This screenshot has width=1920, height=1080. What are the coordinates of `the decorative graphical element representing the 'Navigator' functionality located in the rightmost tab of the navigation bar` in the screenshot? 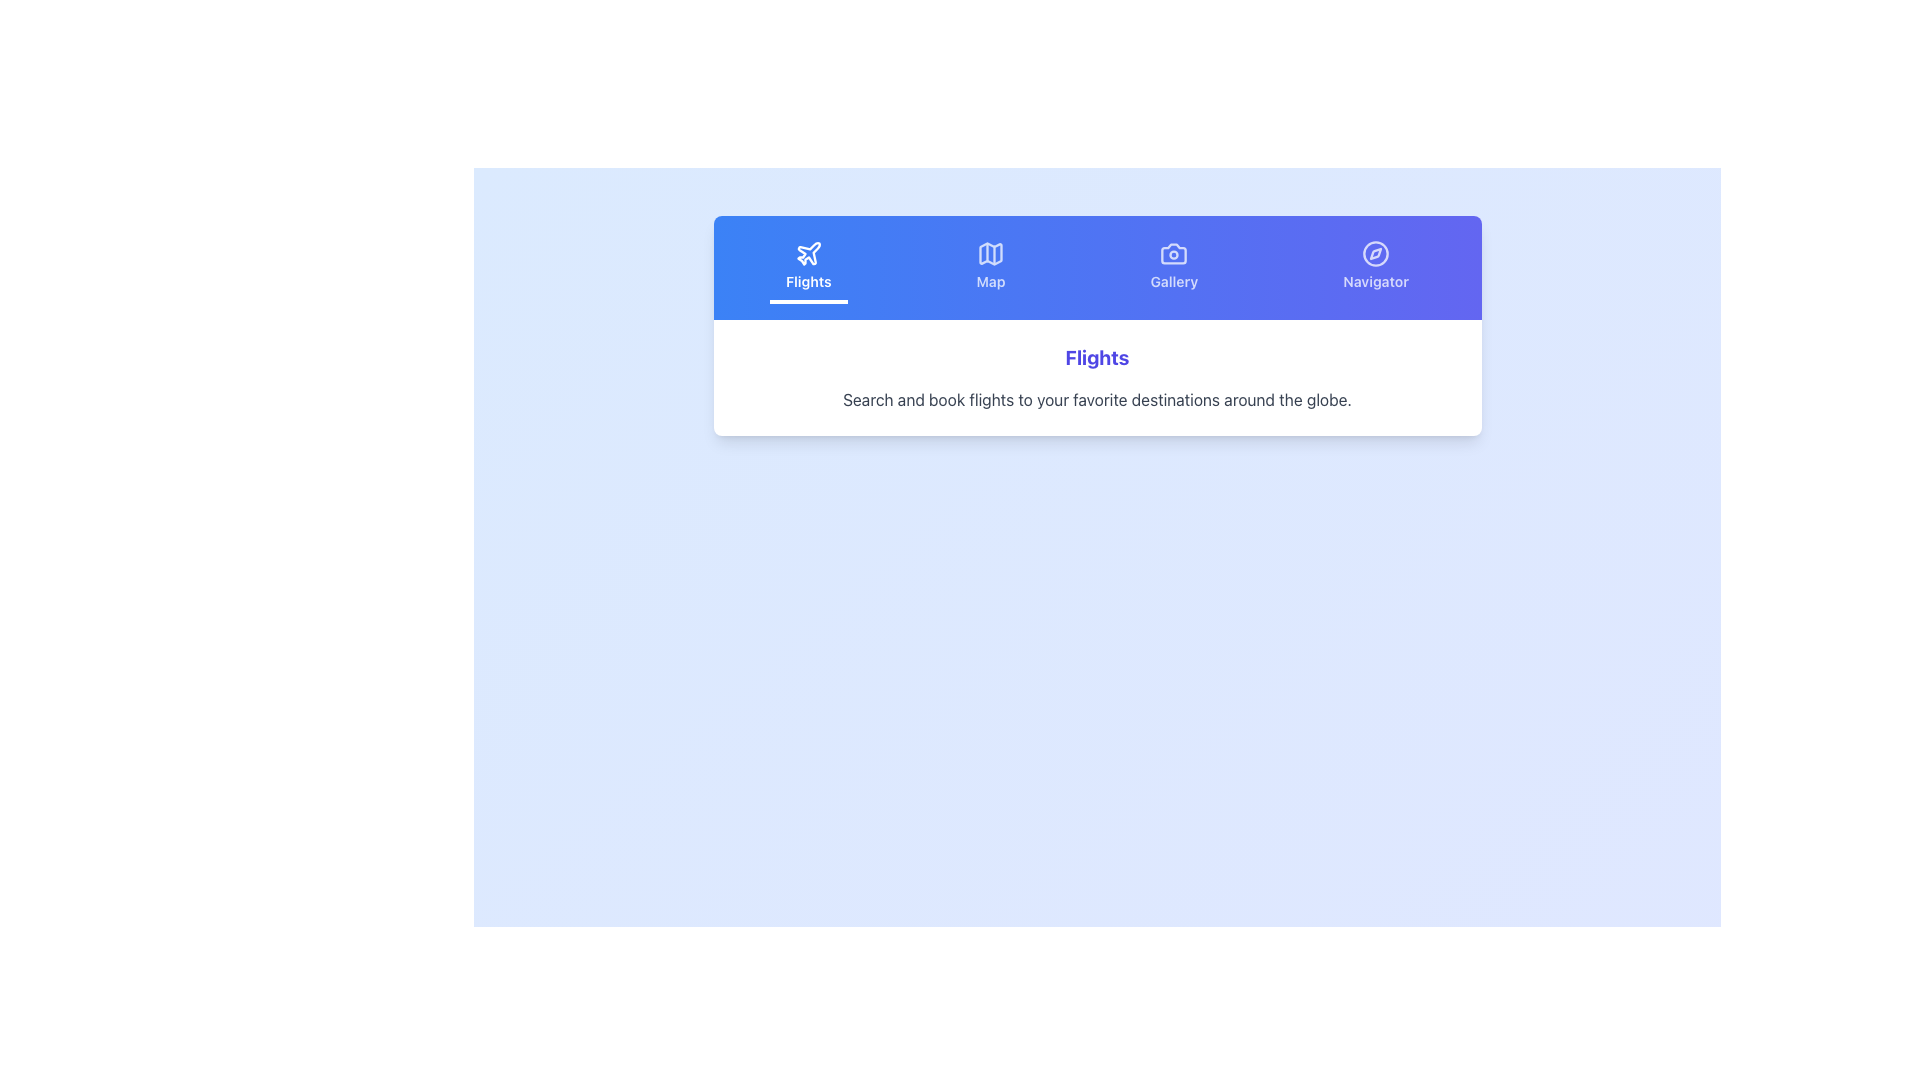 It's located at (1375, 253).